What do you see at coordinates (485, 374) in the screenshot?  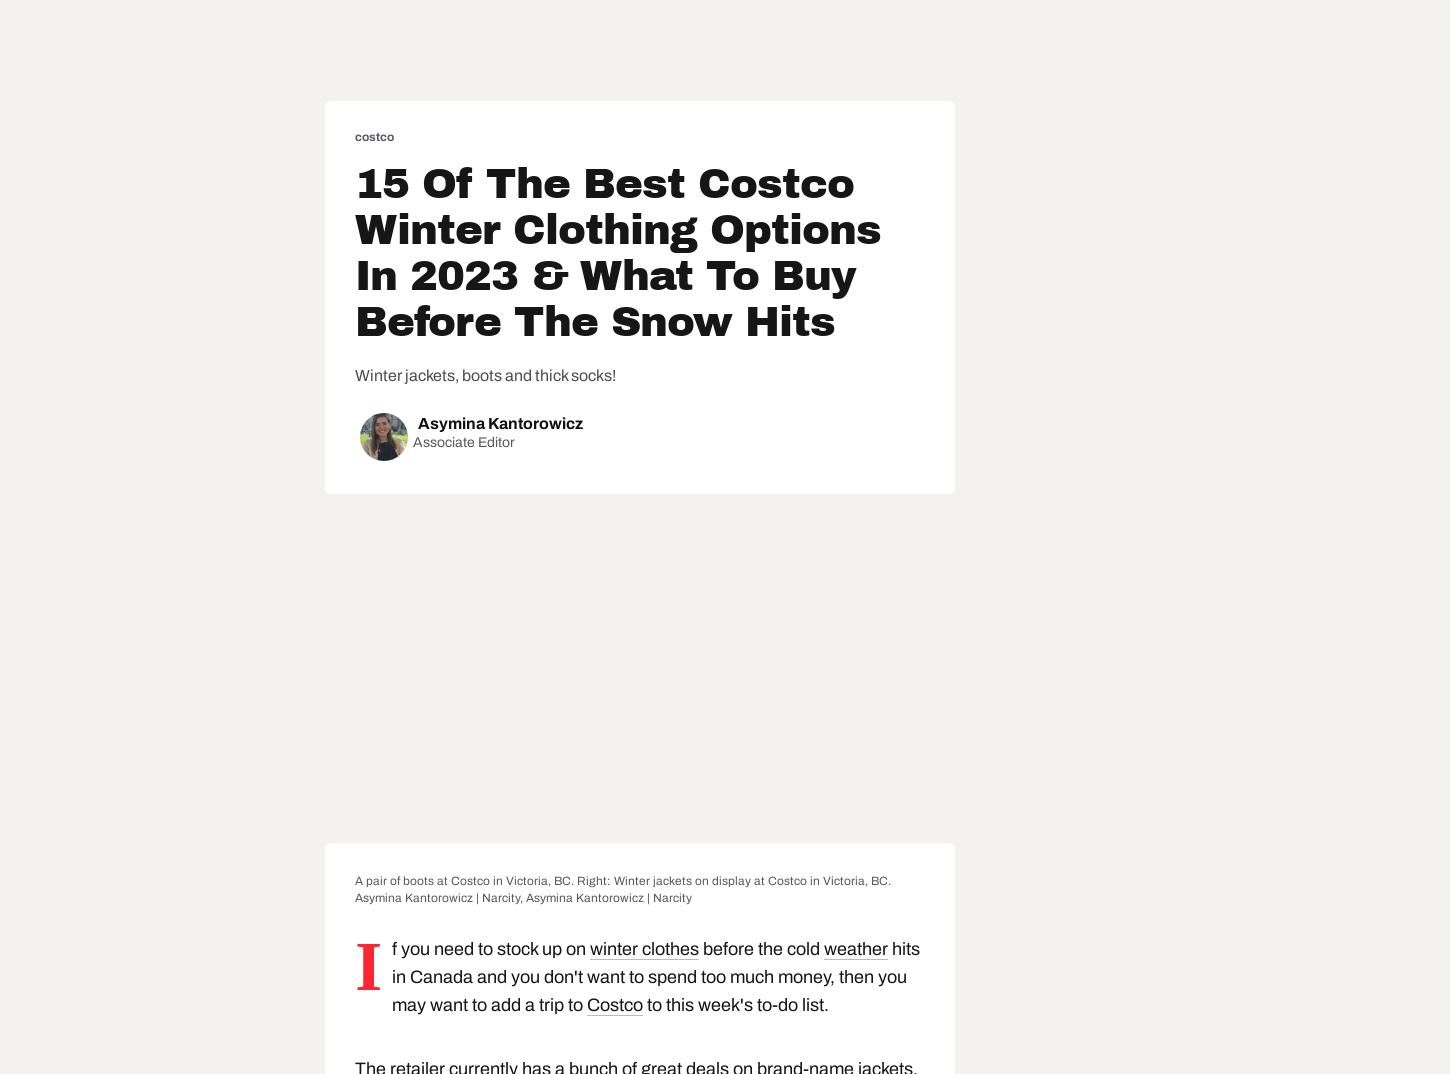 I see `'Winter jackets, boots and thick socks!'` at bounding box center [485, 374].